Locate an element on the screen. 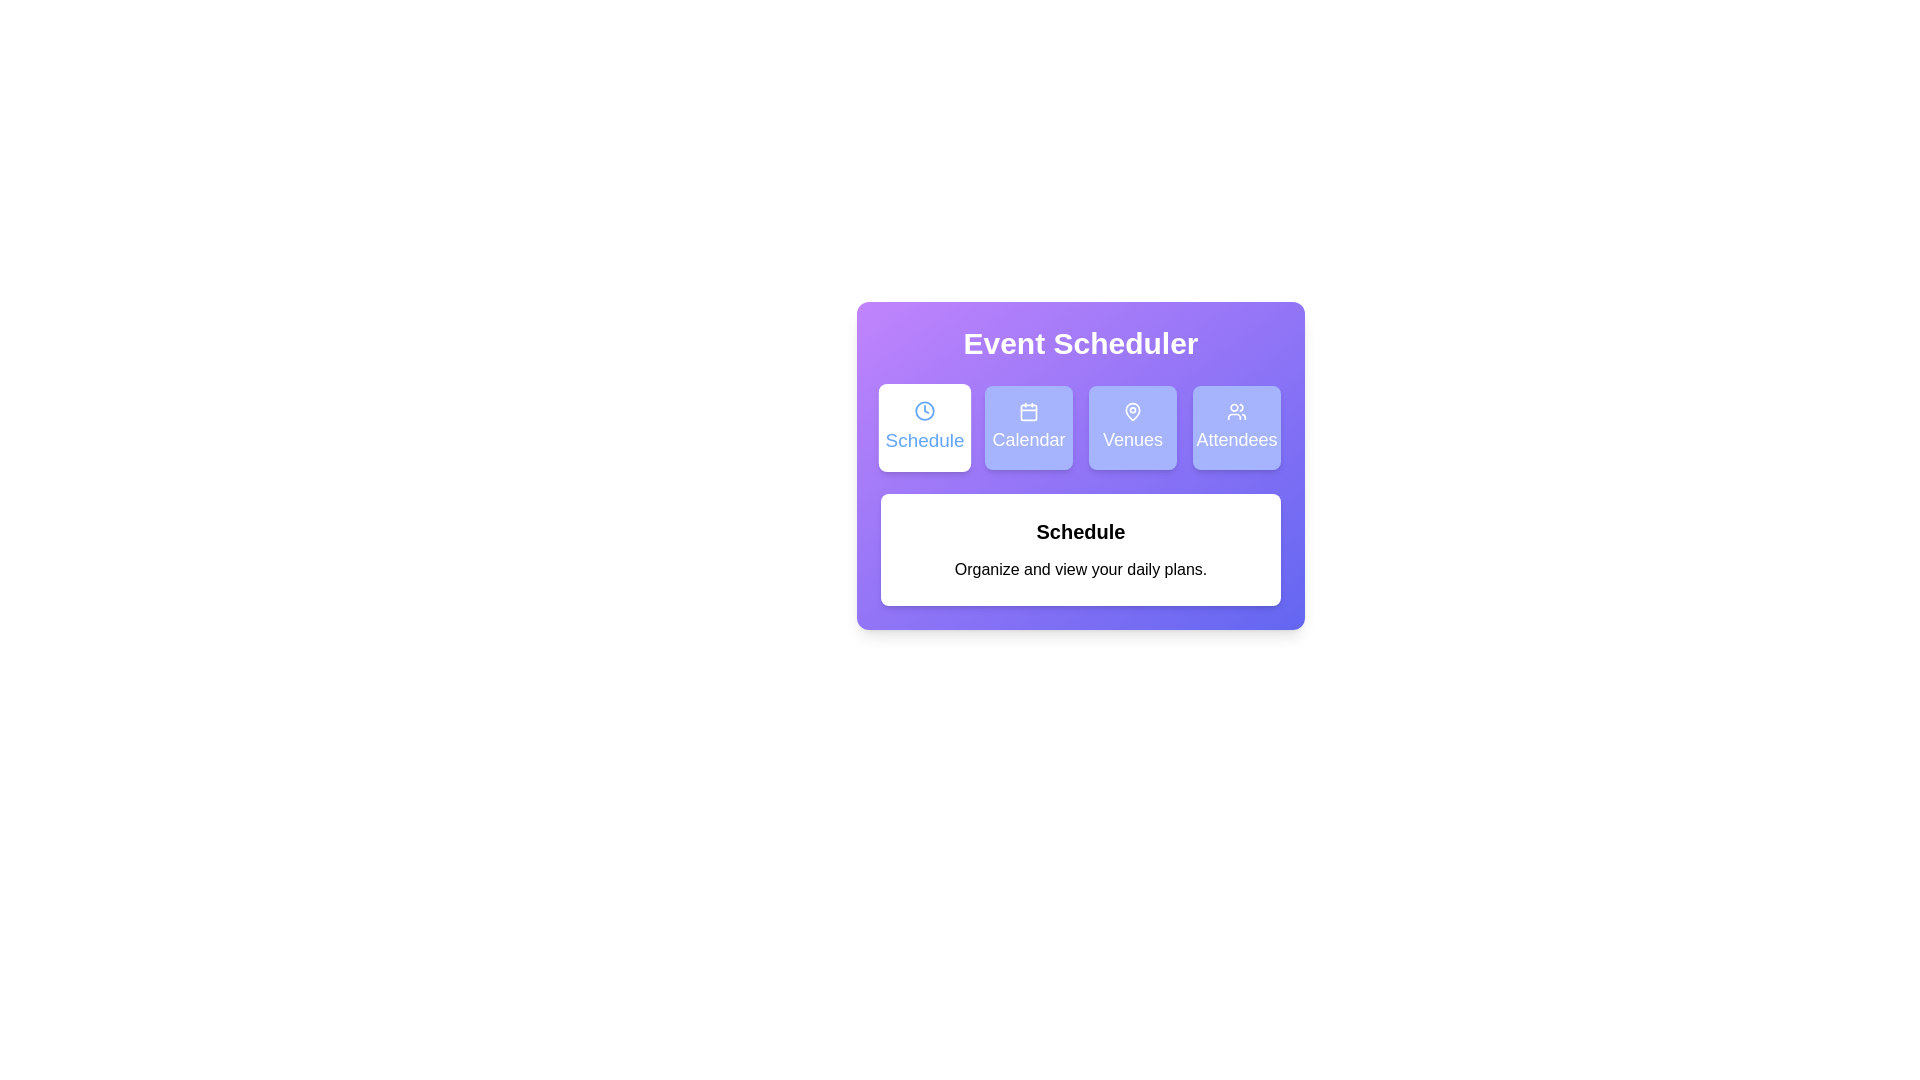 The height and width of the screenshot is (1080, 1920). the Attendees tab by clicking on its corresponding button is located at coordinates (1236, 427).